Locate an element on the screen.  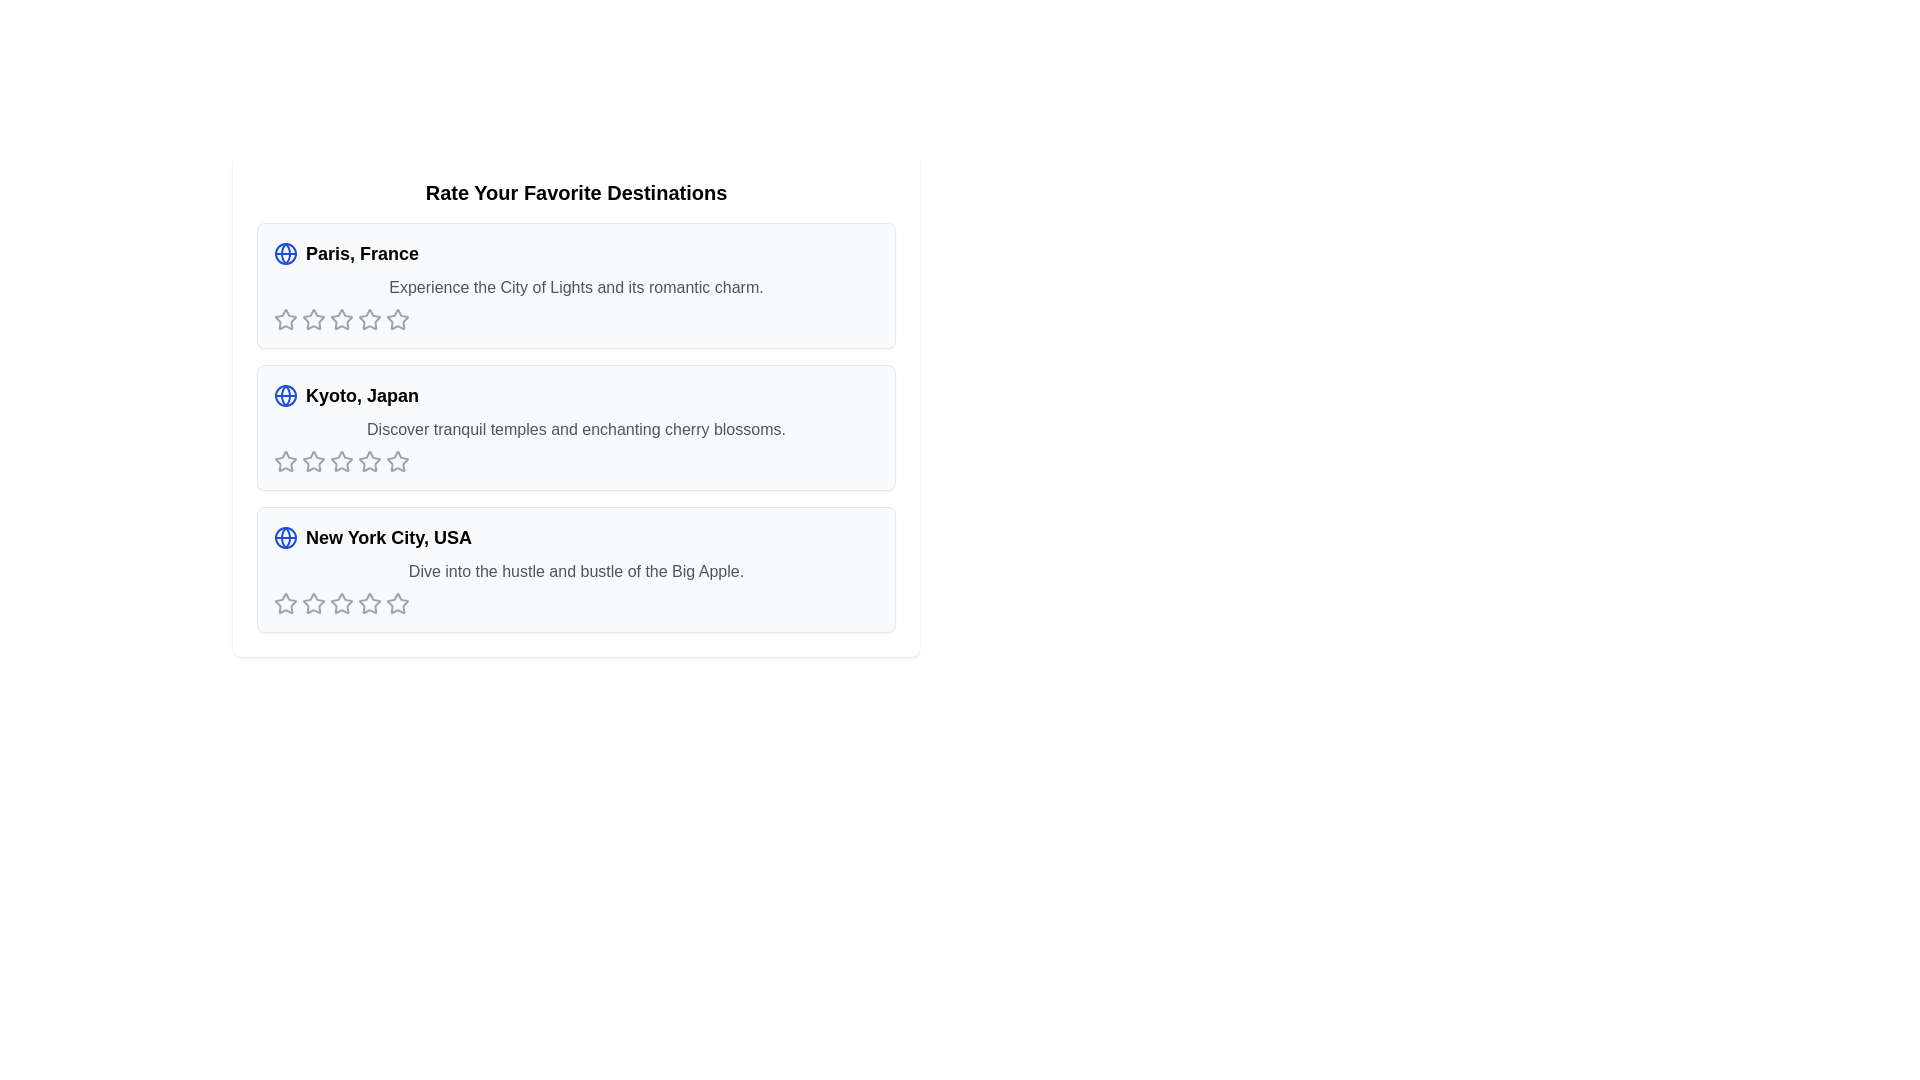
the fifth star icon in the rating section under the 'New York City, USA' text block to rate is located at coordinates (369, 603).